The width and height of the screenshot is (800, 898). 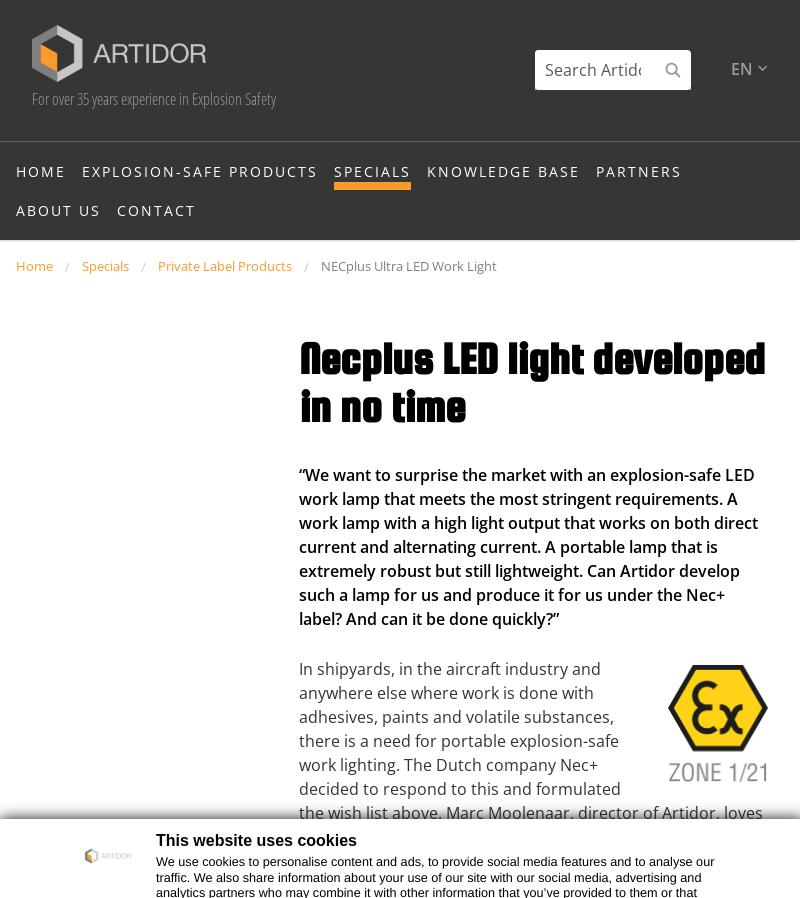 What do you see at coordinates (32, 128) in the screenshot?
I see `'For over 35 years experience in Explosion Safety'` at bounding box center [32, 128].